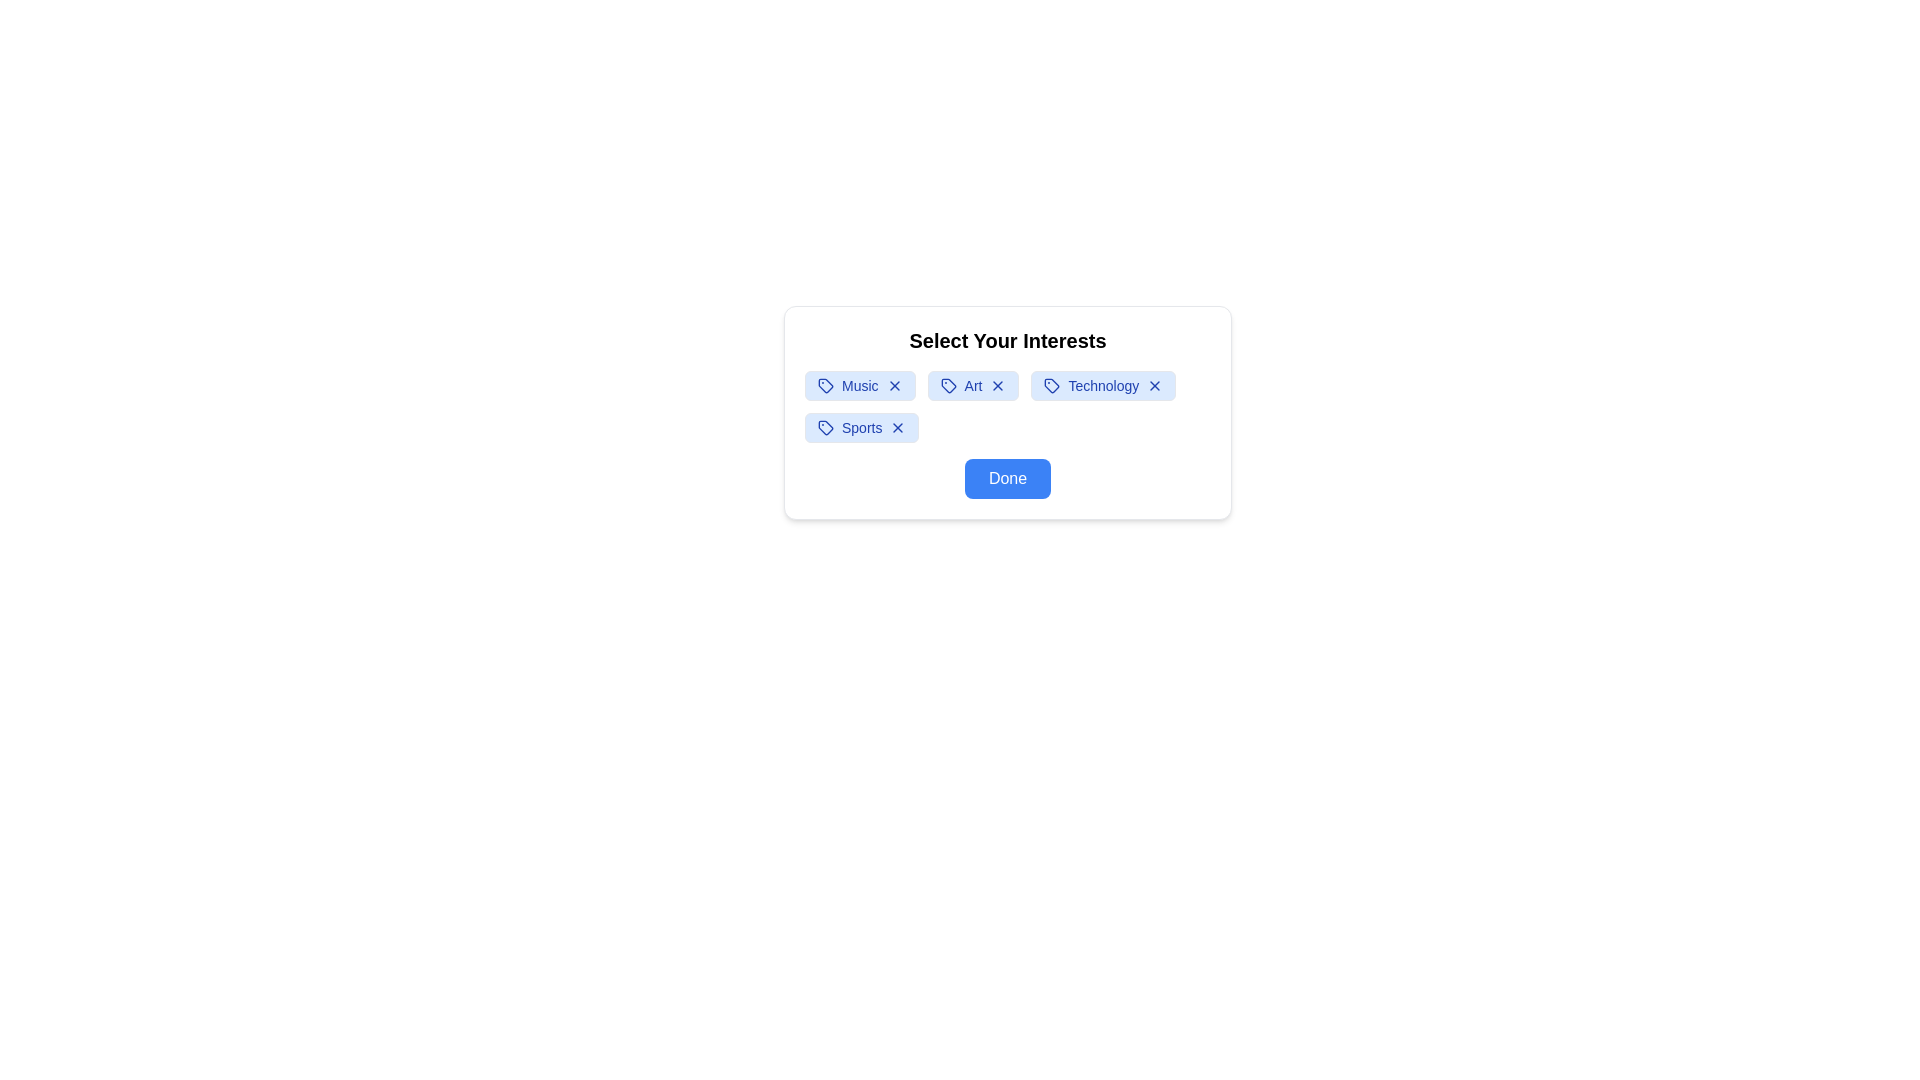 The width and height of the screenshot is (1920, 1080). Describe the element at coordinates (1103, 385) in the screenshot. I see `the interest tag labeled Technology to observe the hover effect` at that location.